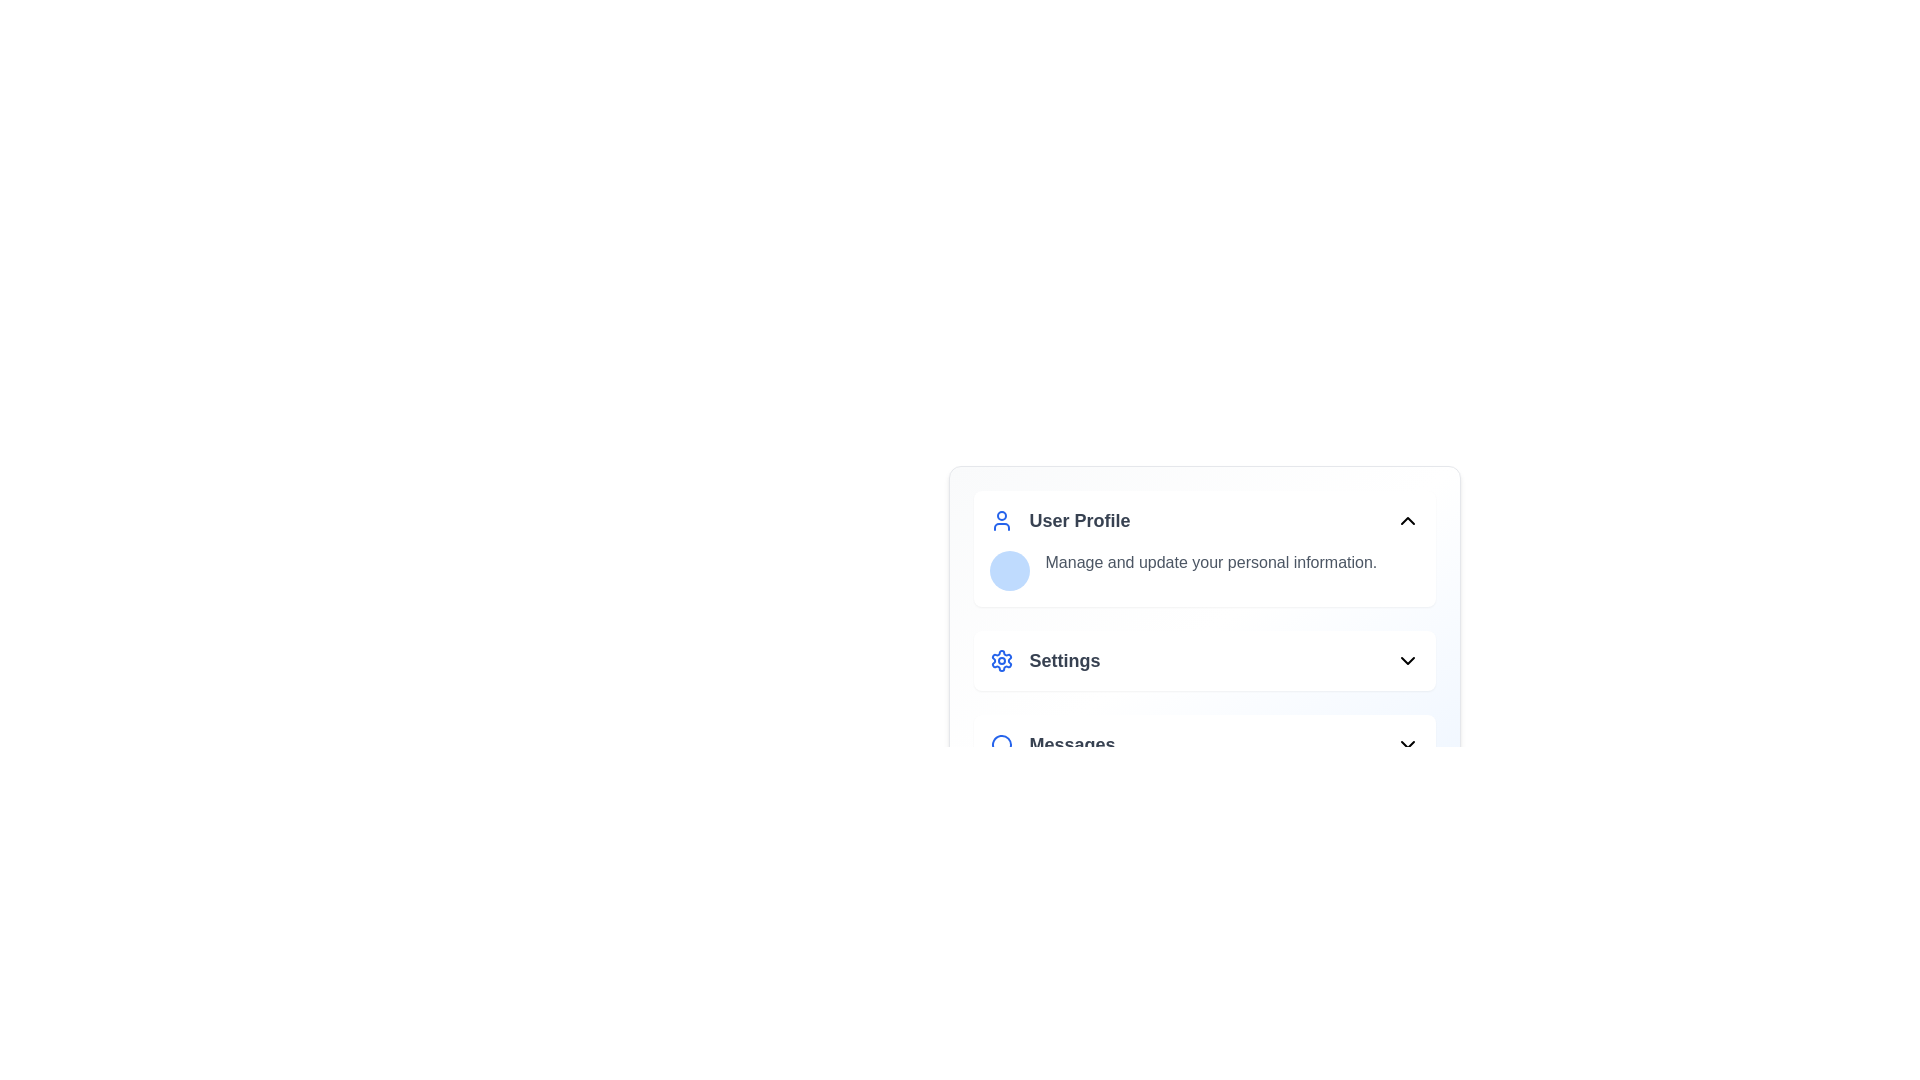 Image resolution: width=1920 pixels, height=1080 pixels. What do you see at coordinates (1406, 744) in the screenshot?
I see `the downward-pointing chevron icon` at bounding box center [1406, 744].